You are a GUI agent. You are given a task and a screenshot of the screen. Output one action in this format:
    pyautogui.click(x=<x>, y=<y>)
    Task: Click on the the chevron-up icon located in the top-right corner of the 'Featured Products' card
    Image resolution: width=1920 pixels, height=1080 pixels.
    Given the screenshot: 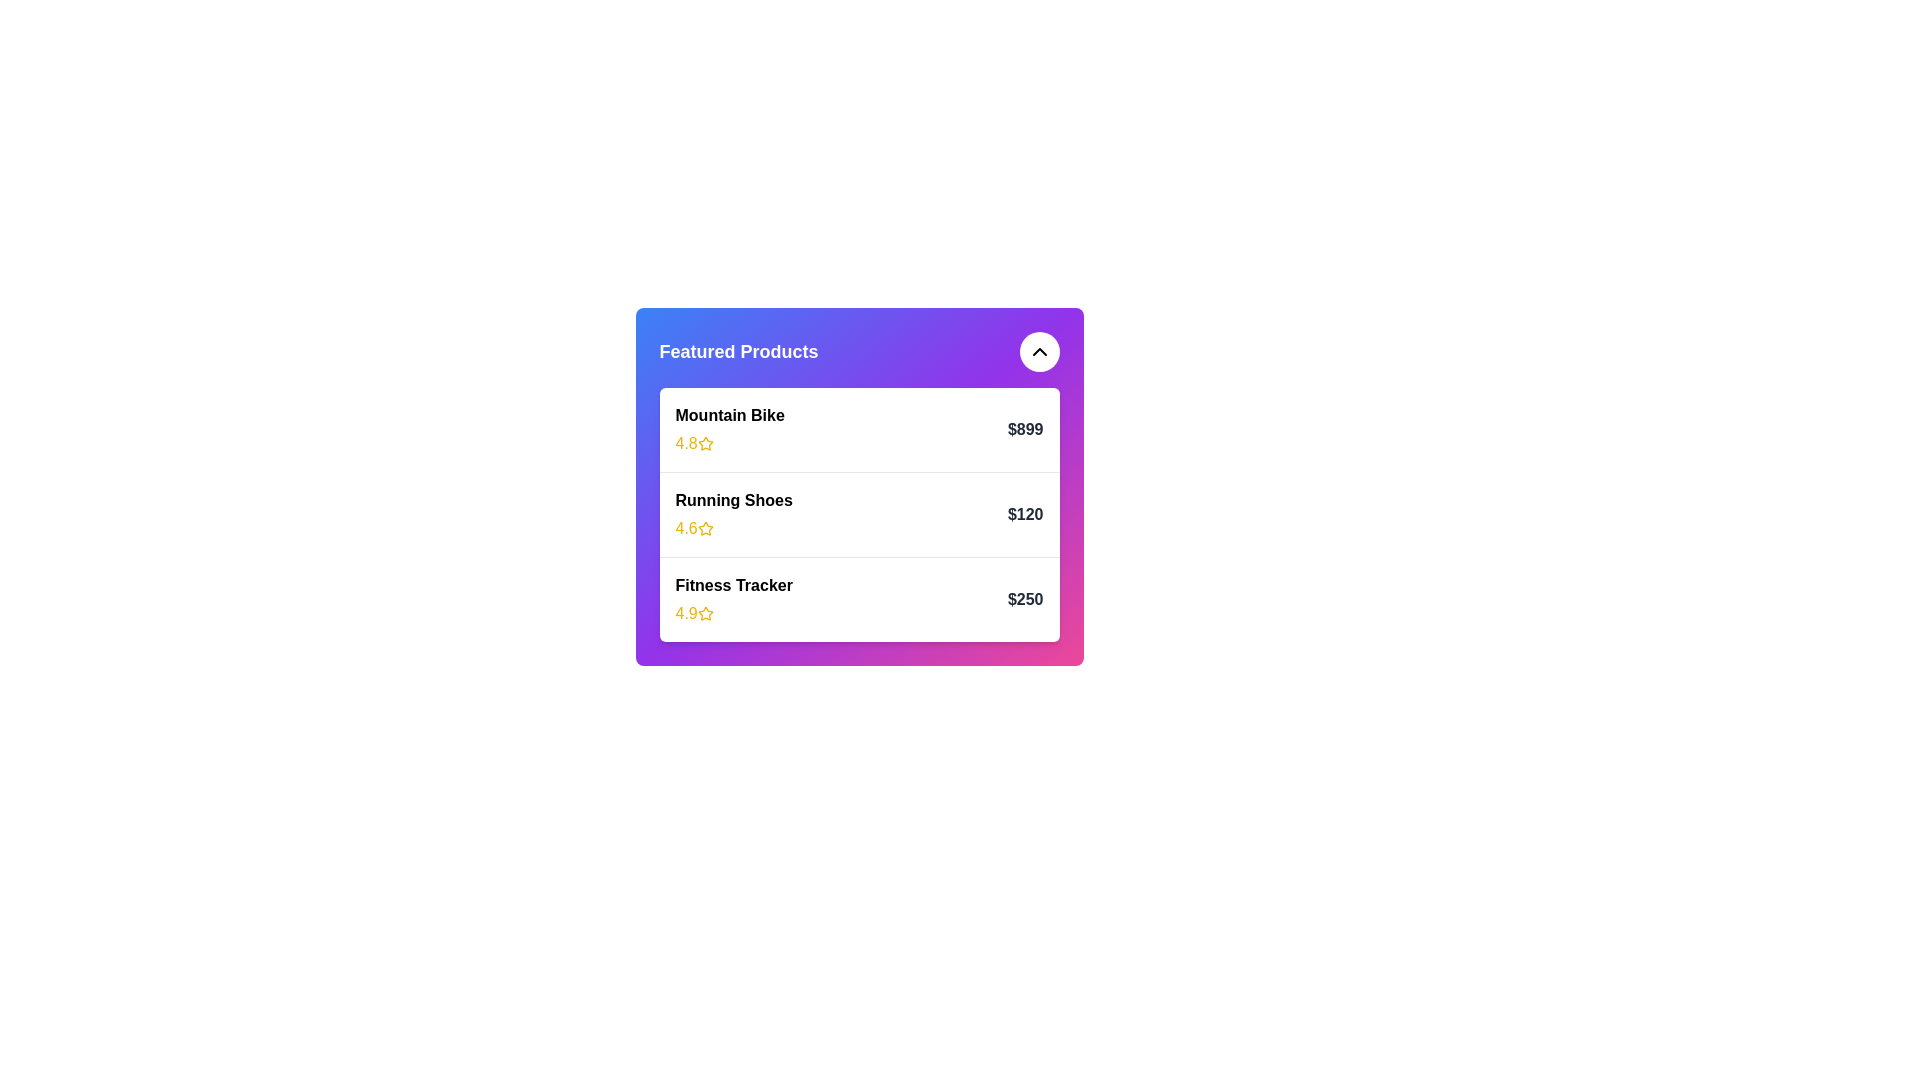 What is the action you would take?
    pyautogui.click(x=1039, y=350)
    